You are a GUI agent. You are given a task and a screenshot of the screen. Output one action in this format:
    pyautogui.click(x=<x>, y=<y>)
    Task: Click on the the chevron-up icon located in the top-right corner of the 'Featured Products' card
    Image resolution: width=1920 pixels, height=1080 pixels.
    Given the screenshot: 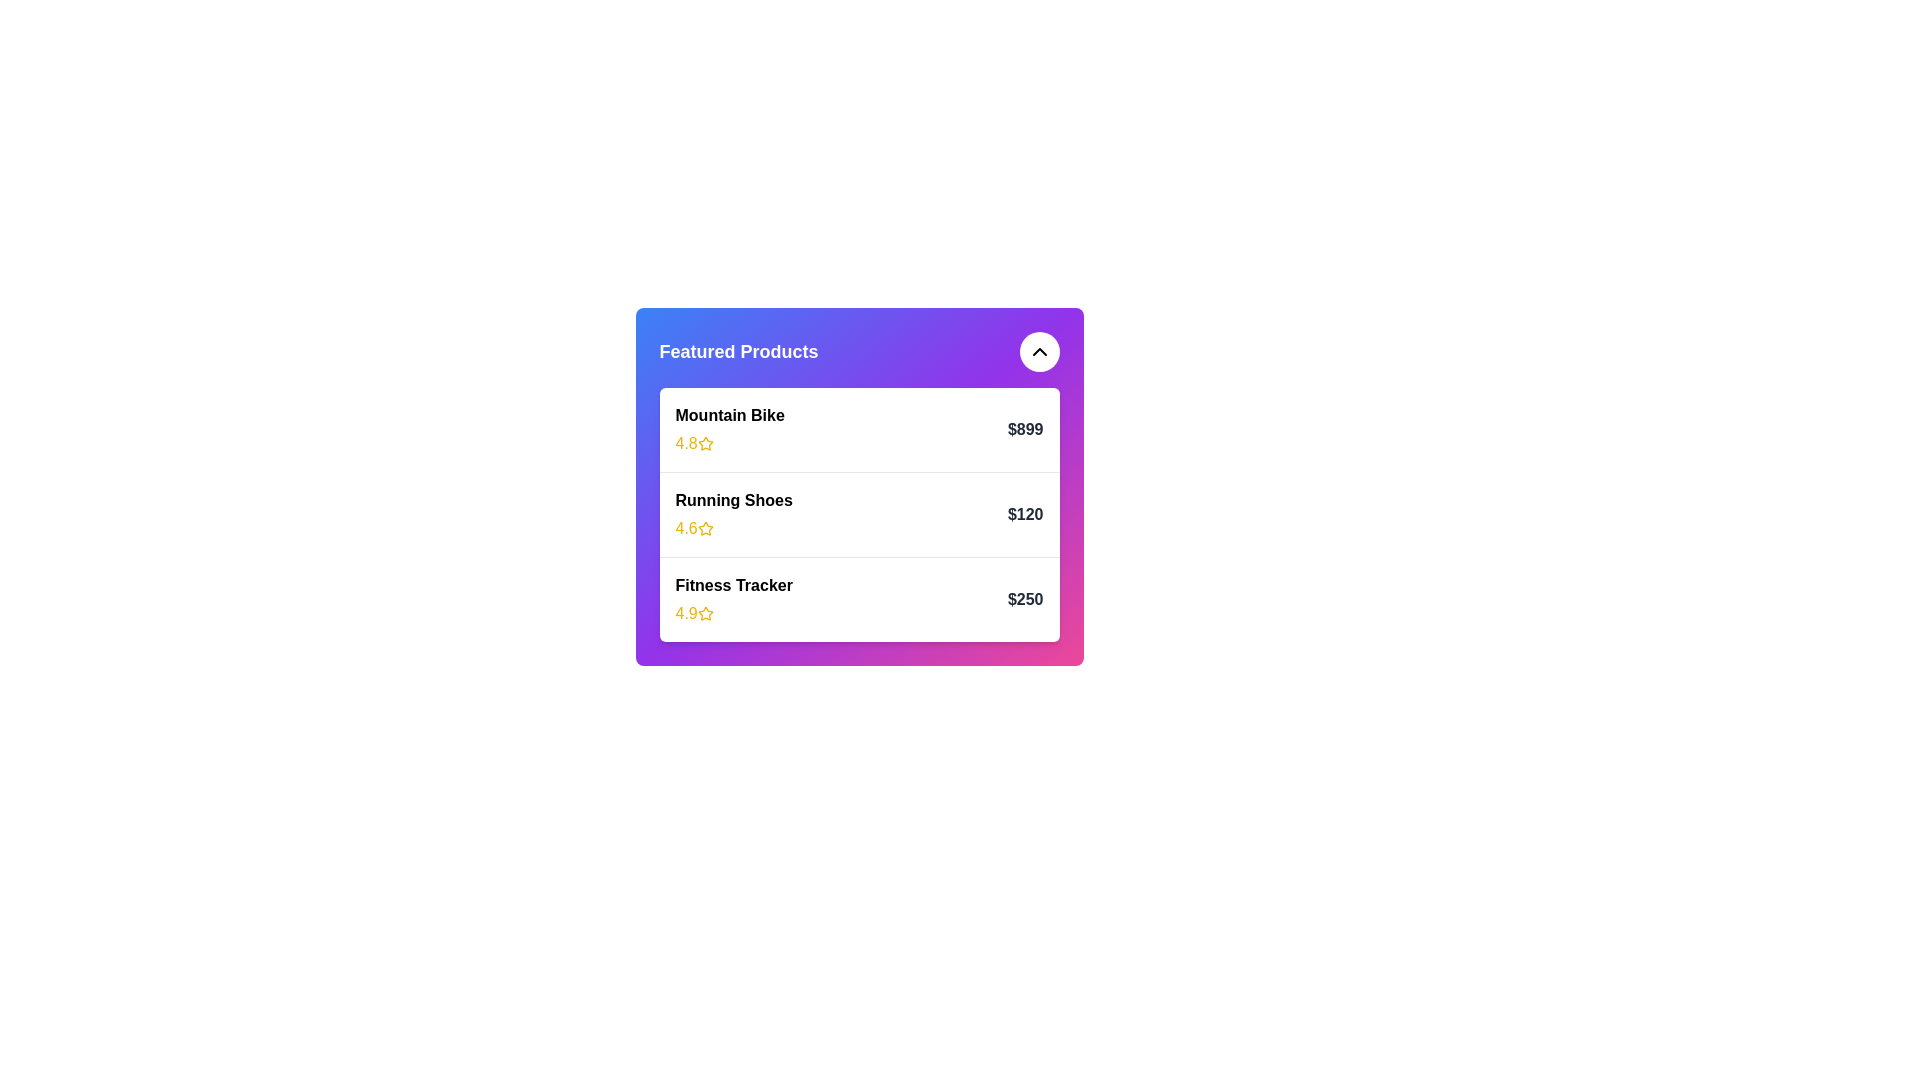 What is the action you would take?
    pyautogui.click(x=1039, y=350)
    